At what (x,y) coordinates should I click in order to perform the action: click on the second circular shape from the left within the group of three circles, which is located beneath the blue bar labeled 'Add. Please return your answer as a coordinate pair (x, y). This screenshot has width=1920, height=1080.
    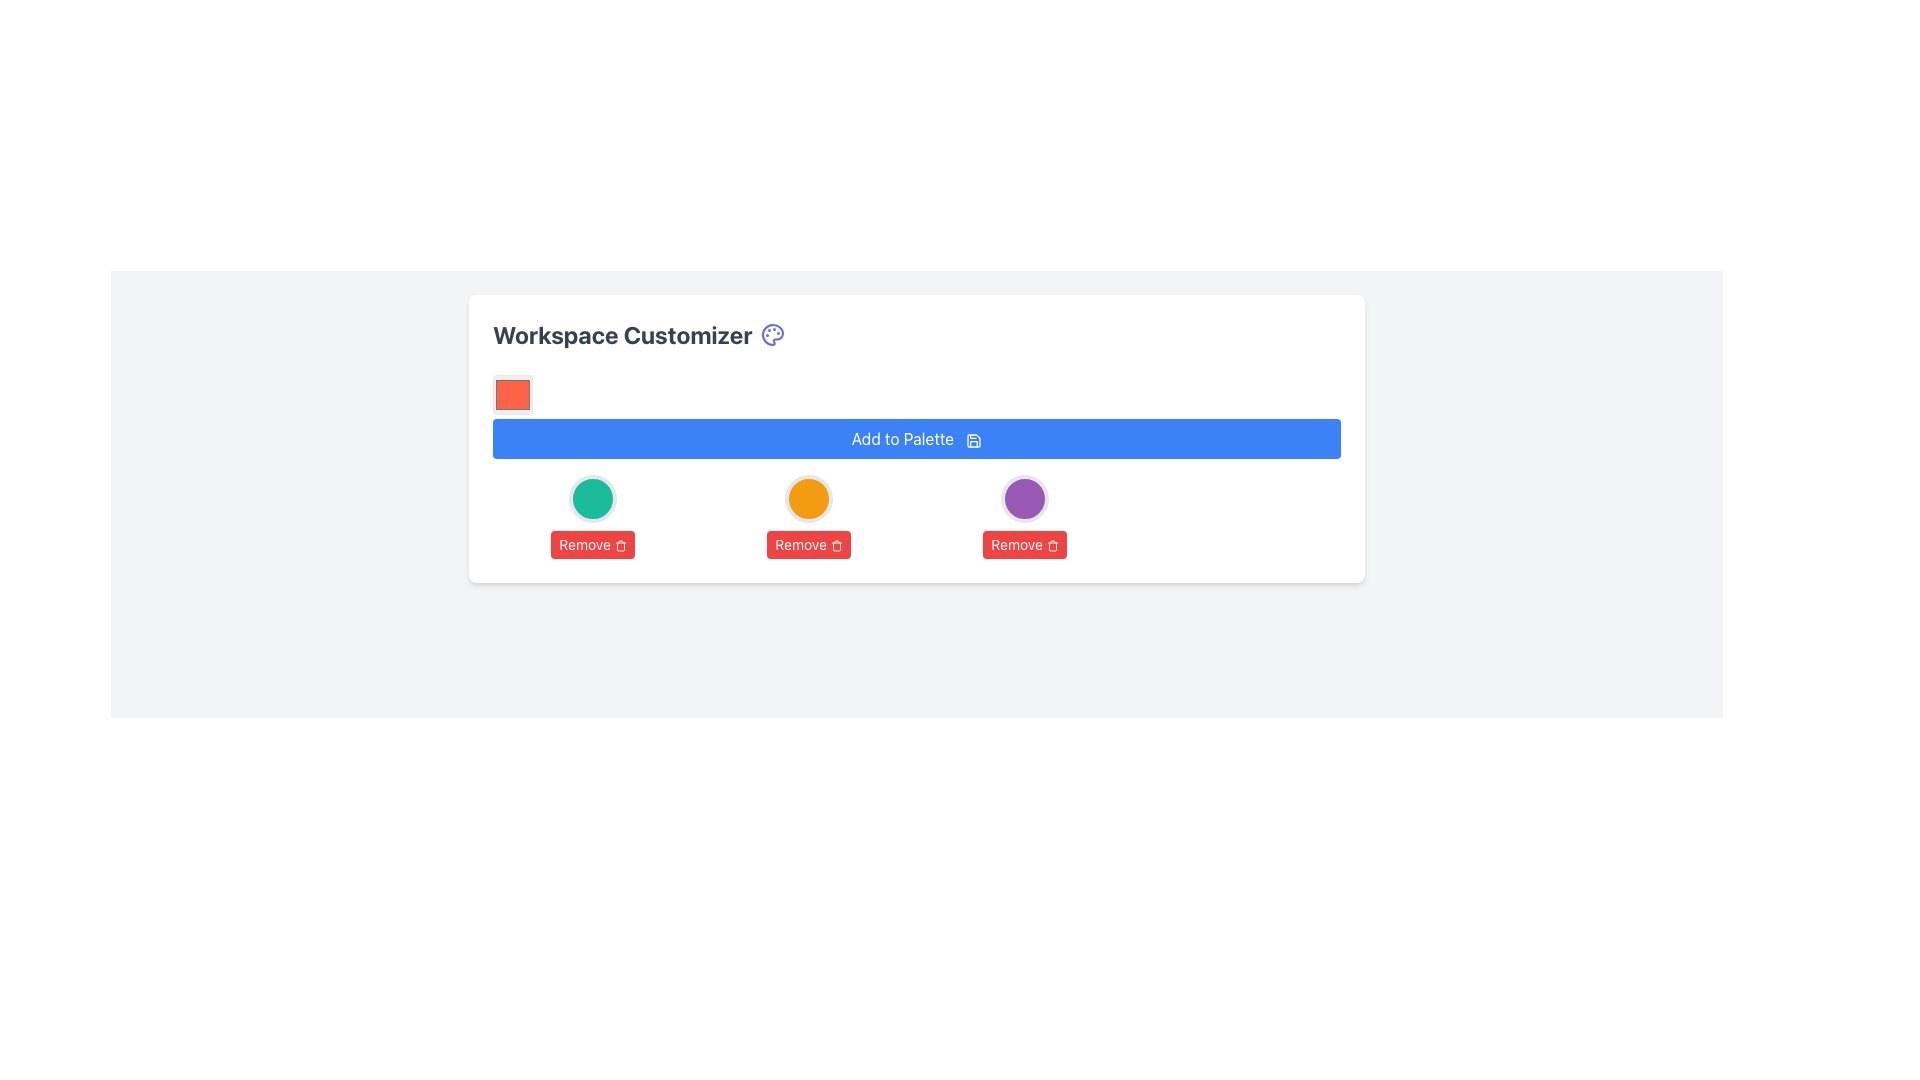
    Looking at the image, I should click on (809, 497).